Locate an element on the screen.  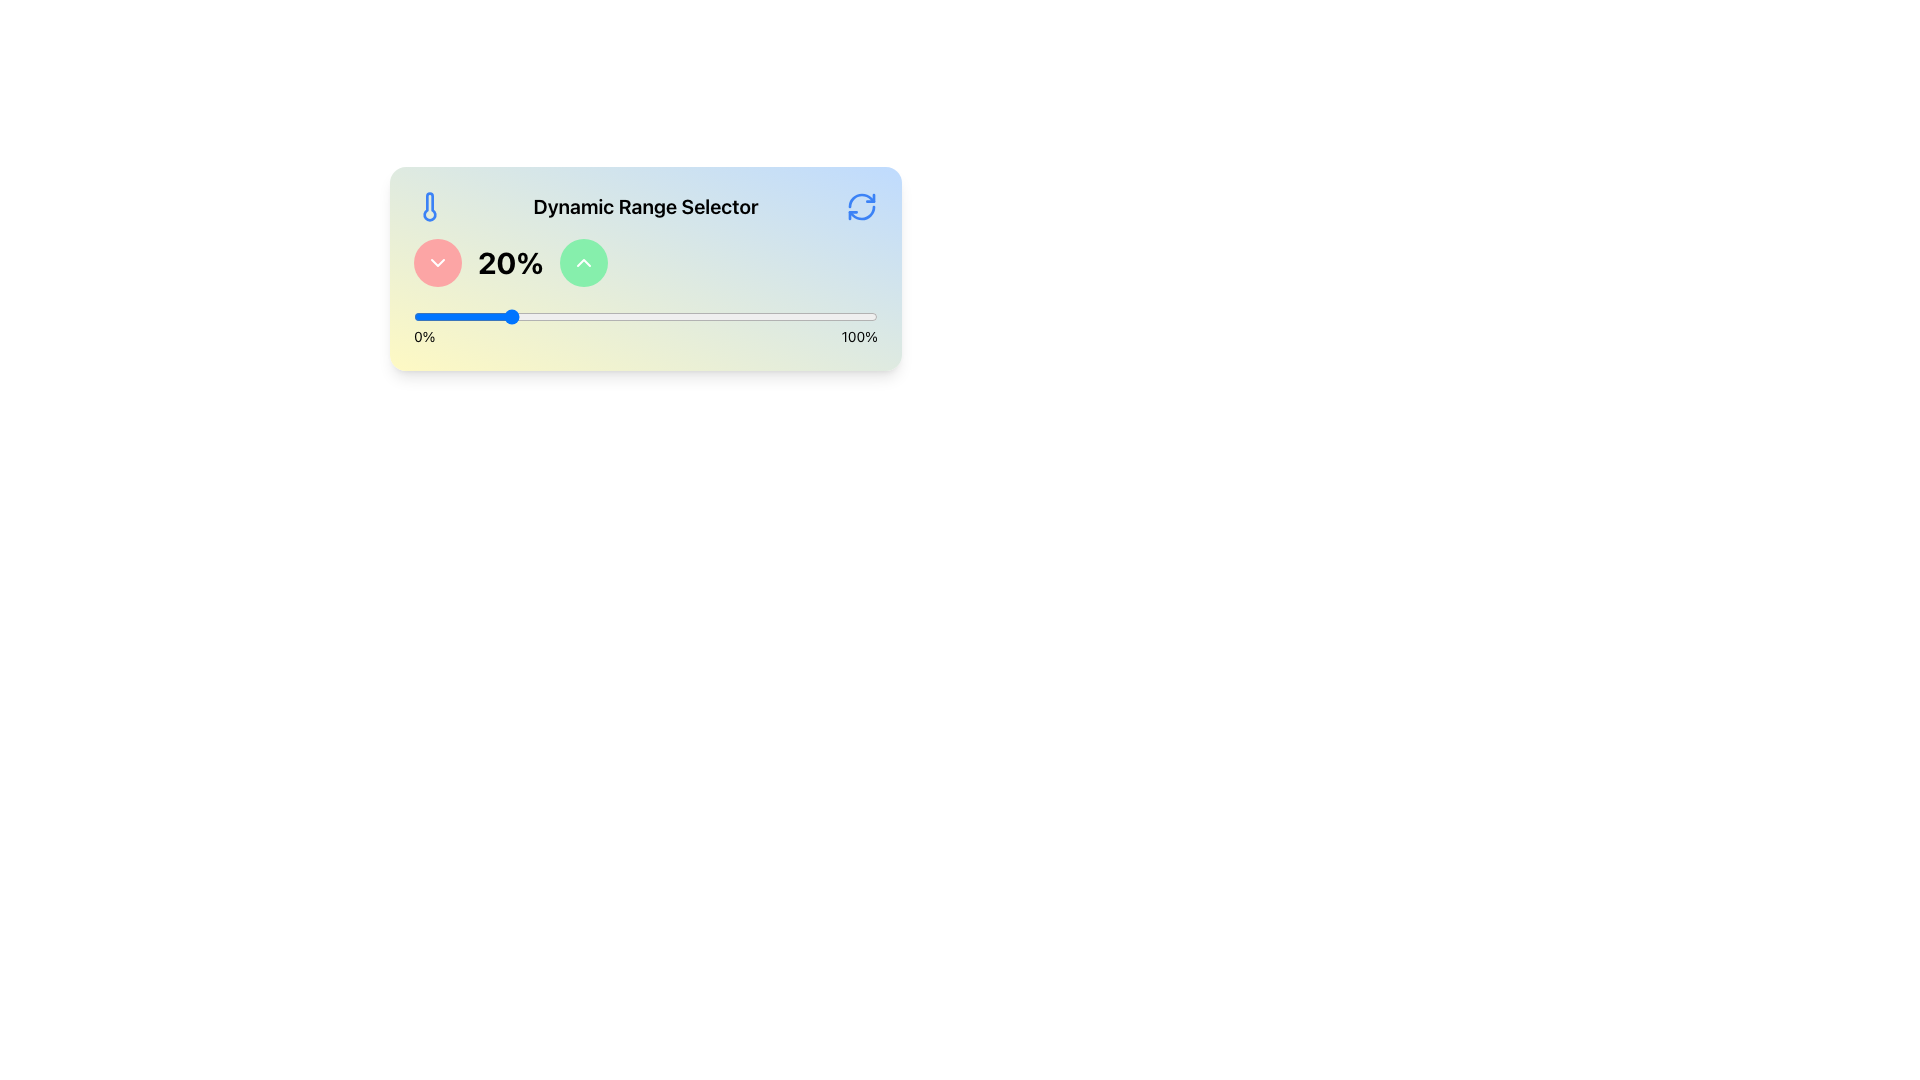
the blue thermometer-shaped icon located to the left of the 'Dynamic Range Selector' text in the header section is located at coordinates (429, 207).